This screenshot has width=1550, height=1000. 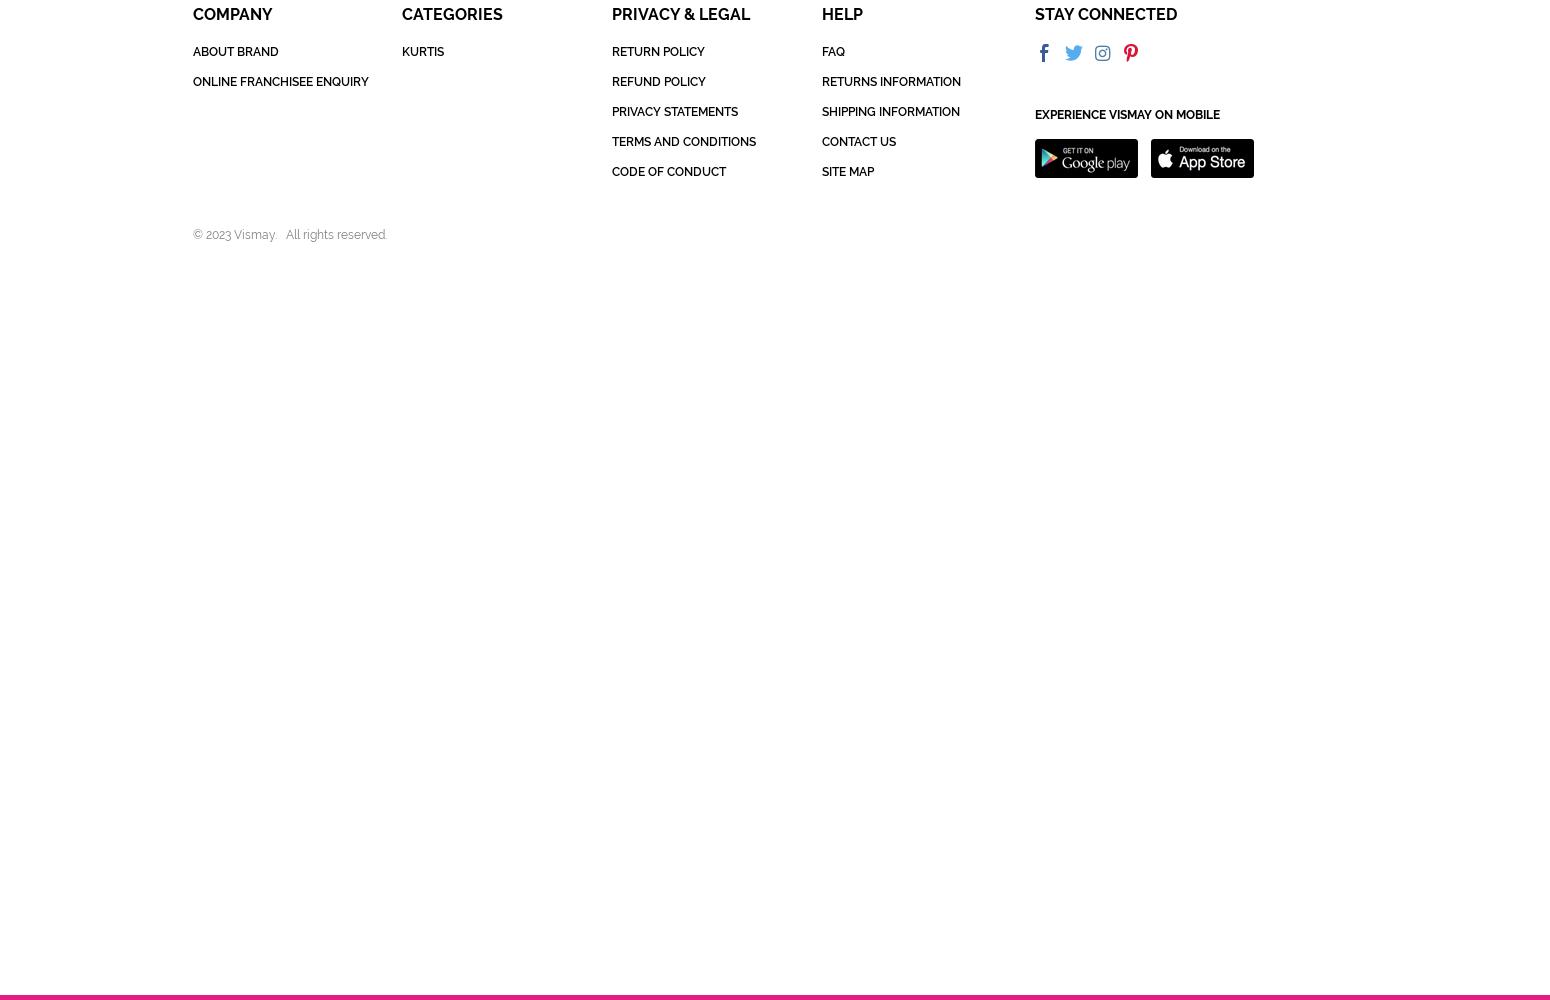 What do you see at coordinates (857, 142) in the screenshot?
I see `'CONTACT US'` at bounding box center [857, 142].